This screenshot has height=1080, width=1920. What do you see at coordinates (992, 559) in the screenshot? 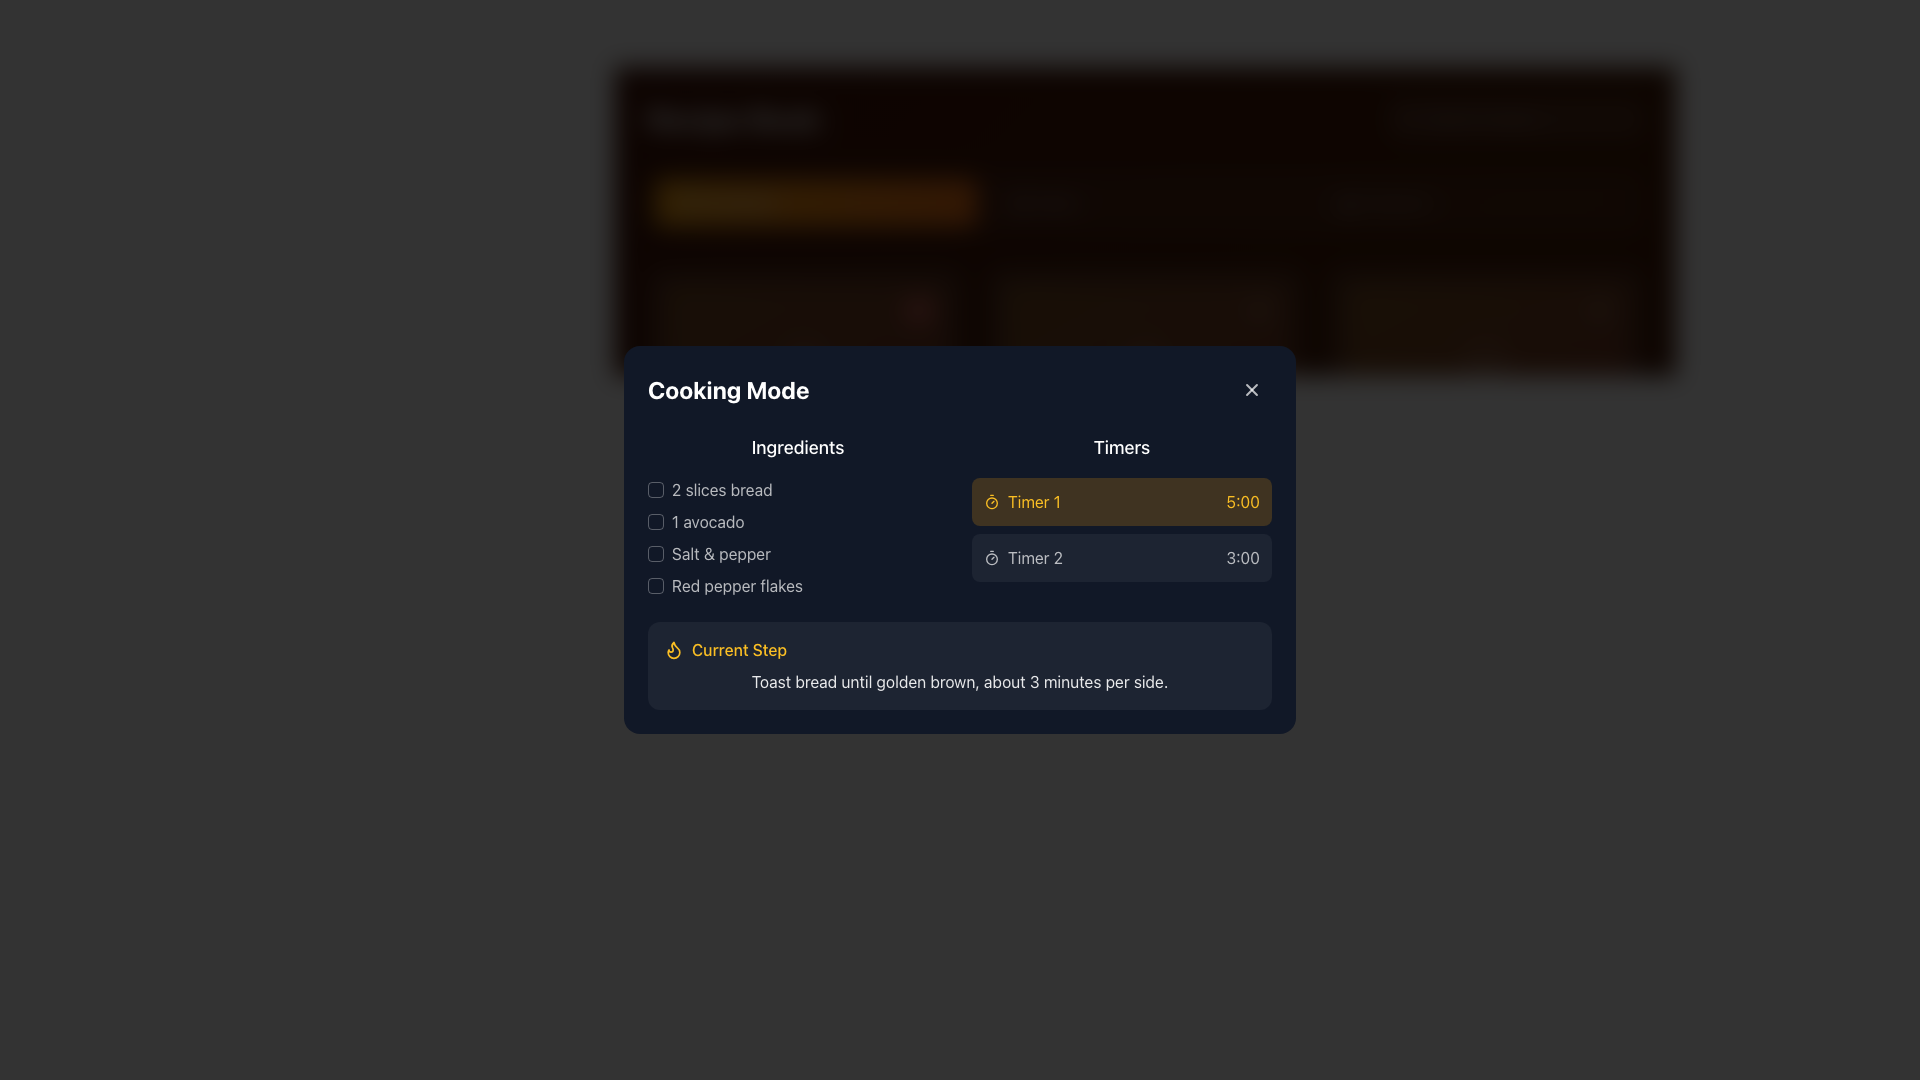
I see `the circular graphic element representing the timer functionality associated with 'Timer 2'` at bounding box center [992, 559].